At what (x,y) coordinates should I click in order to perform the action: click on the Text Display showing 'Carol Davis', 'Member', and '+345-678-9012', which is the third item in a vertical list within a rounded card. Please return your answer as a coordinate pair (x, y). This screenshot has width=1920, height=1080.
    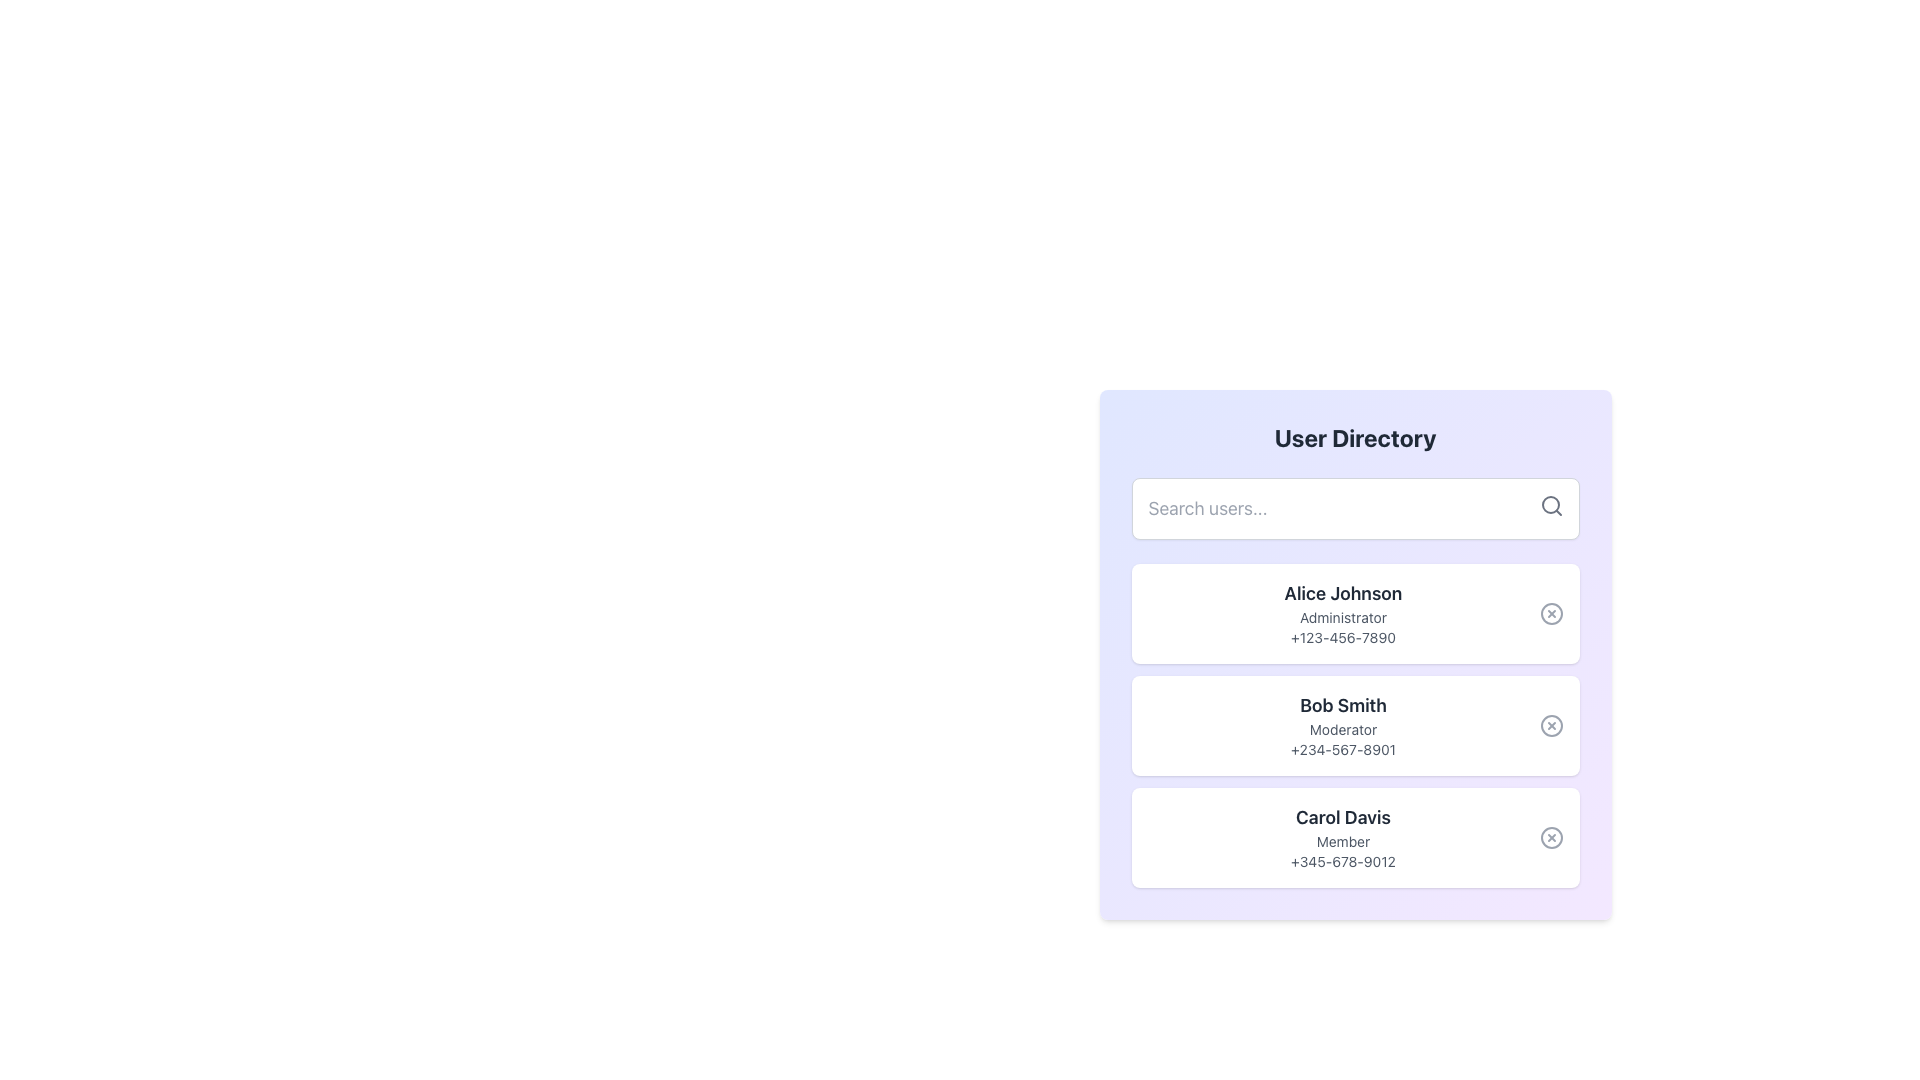
    Looking at the image, I should click on (1343, 837).